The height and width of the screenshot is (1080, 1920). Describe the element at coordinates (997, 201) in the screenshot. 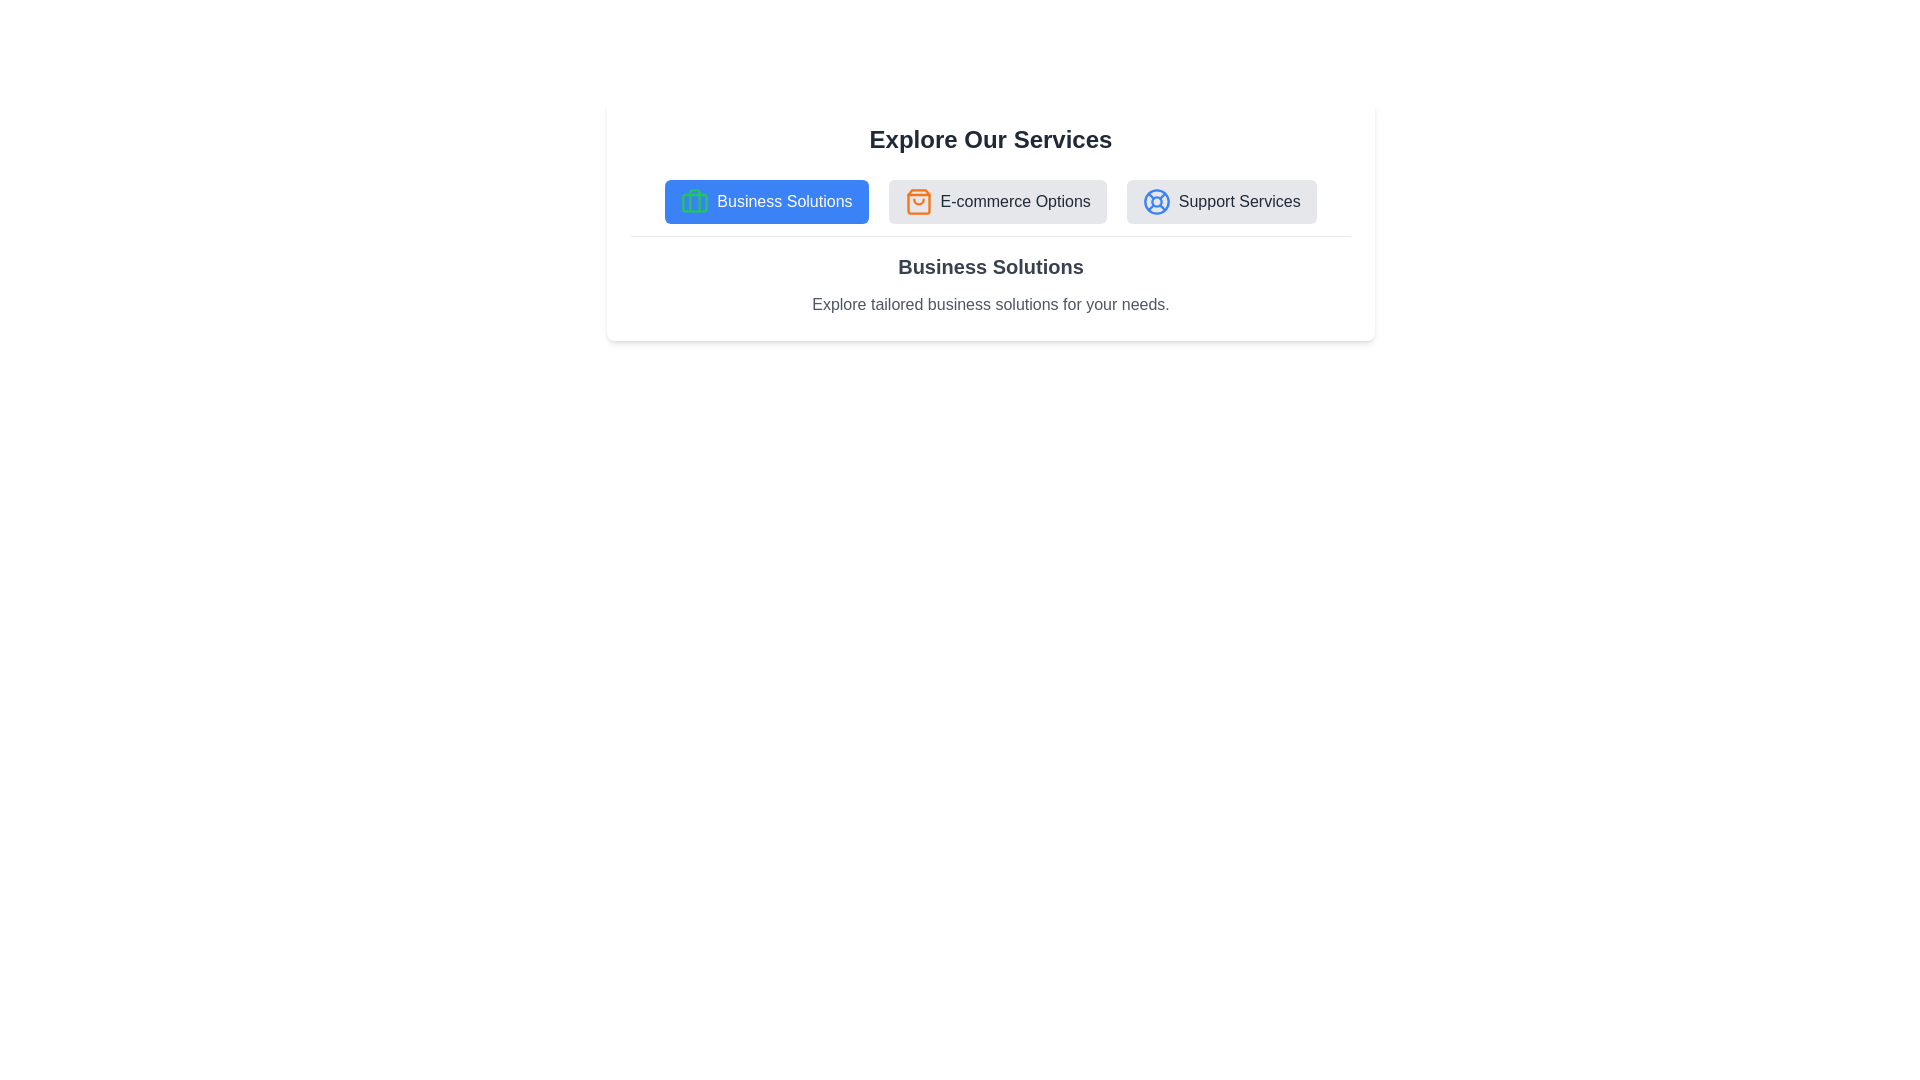

I see `the tab corresponding to E-commerce Options` at that location.